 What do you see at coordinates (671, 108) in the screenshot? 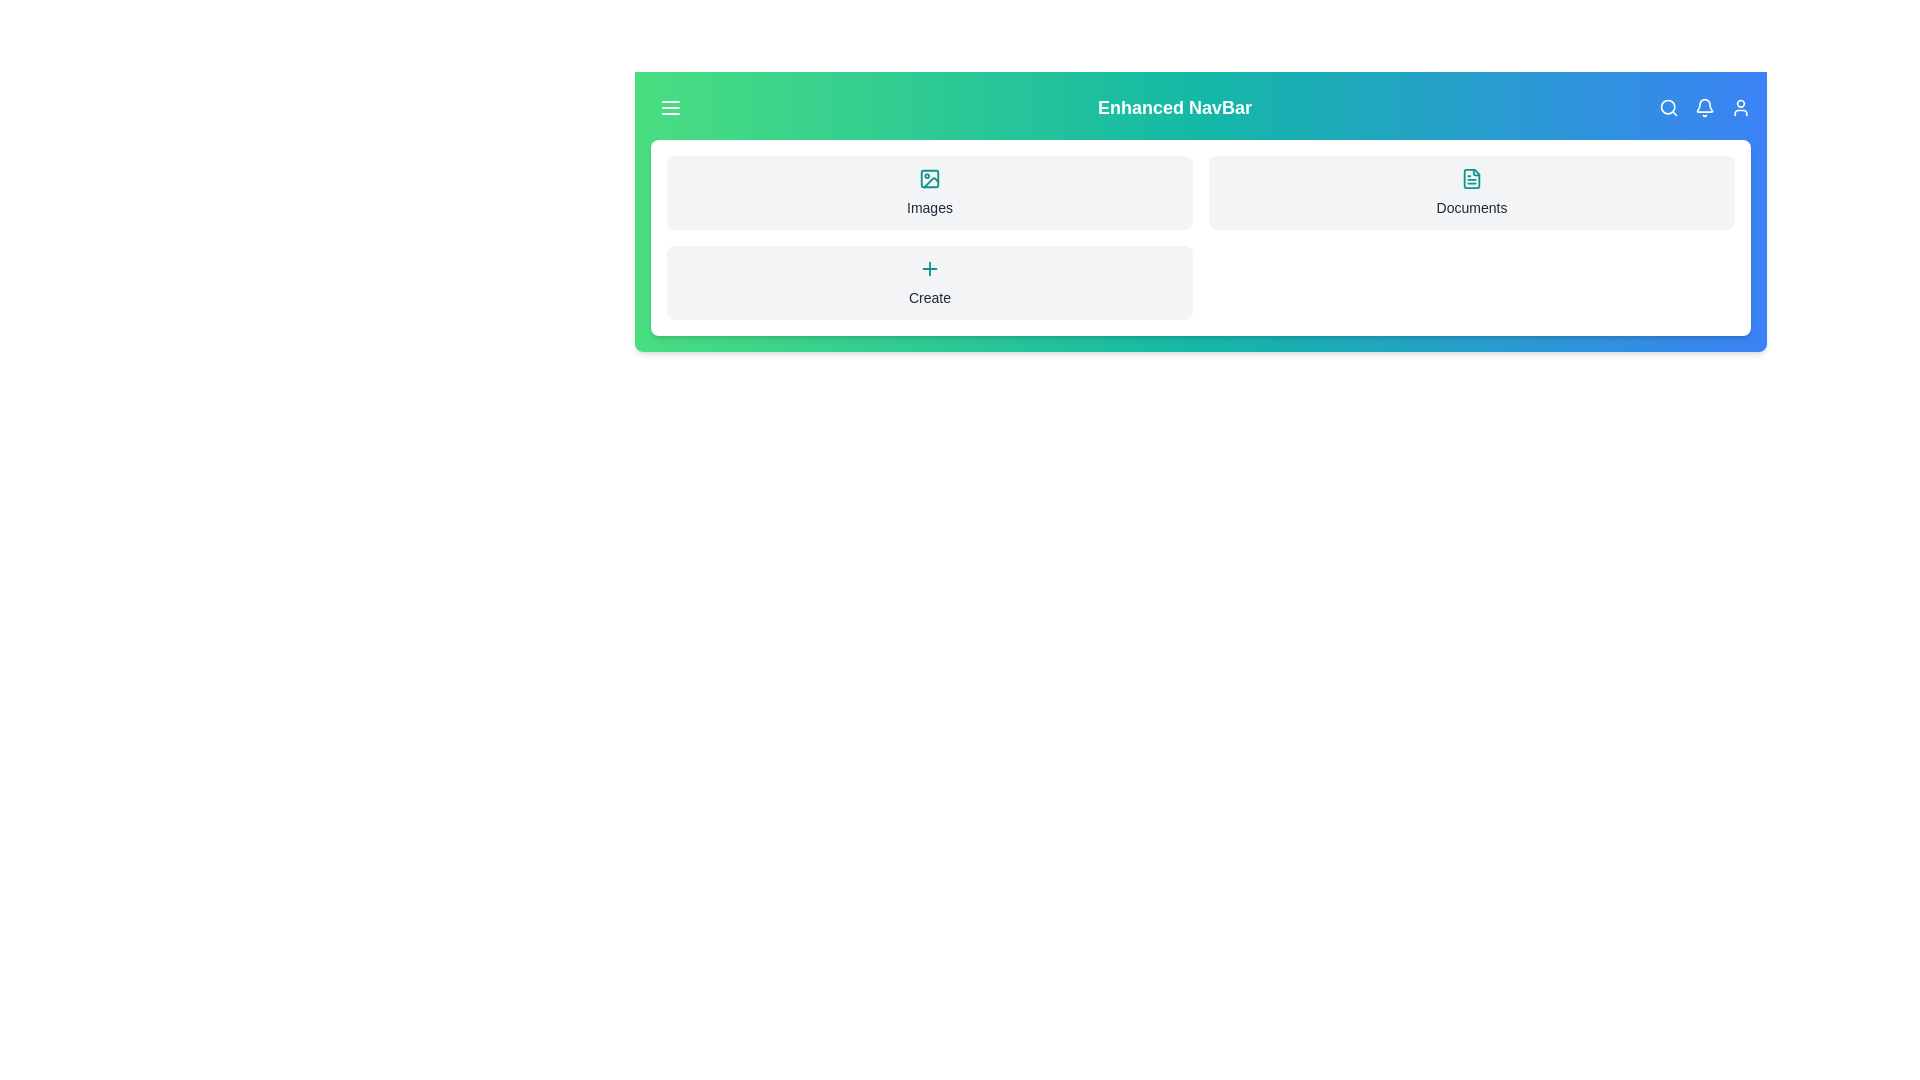
I see `the menu toggle button to toggle the menu visibility` at bounding box center [671, 108].